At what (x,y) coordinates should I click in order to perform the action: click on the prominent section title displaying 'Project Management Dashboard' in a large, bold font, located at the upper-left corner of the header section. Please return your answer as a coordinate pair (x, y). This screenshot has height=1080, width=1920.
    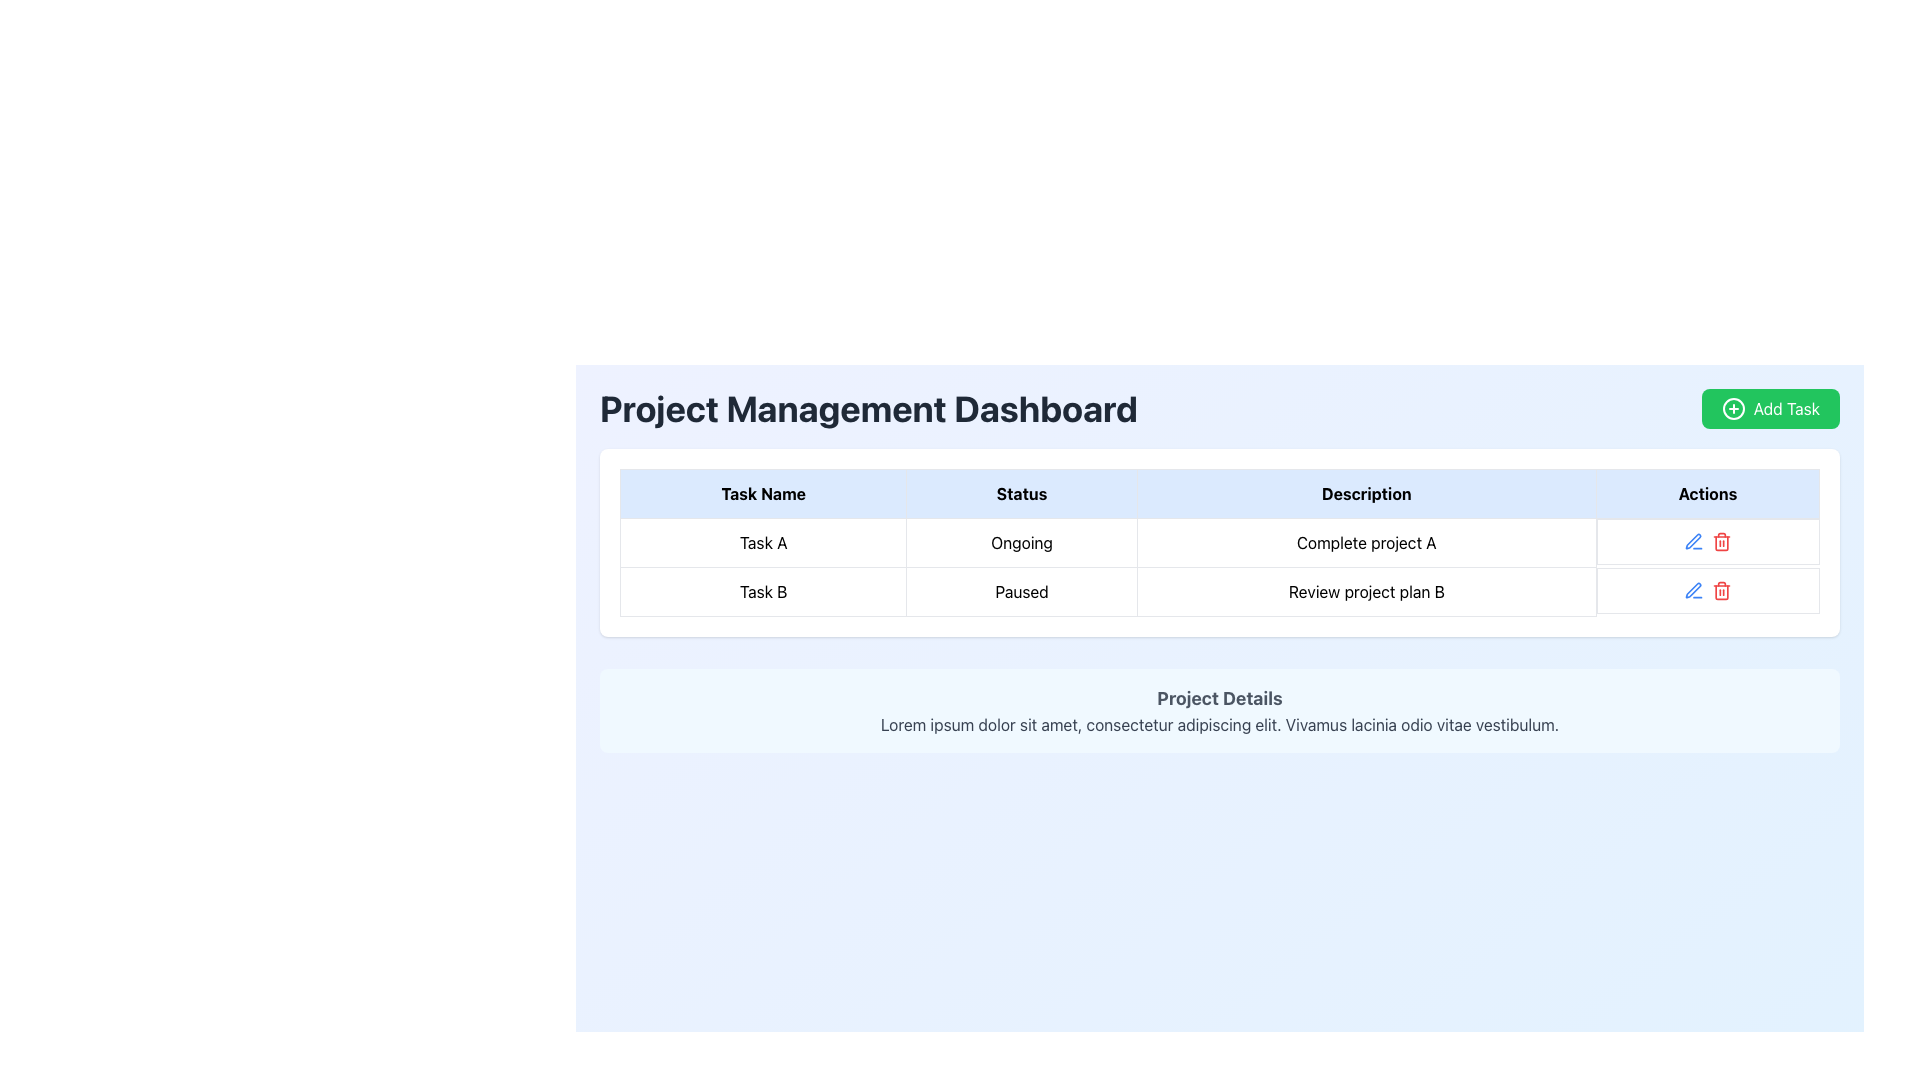
    Looking at the image, I should click on (868, 407).